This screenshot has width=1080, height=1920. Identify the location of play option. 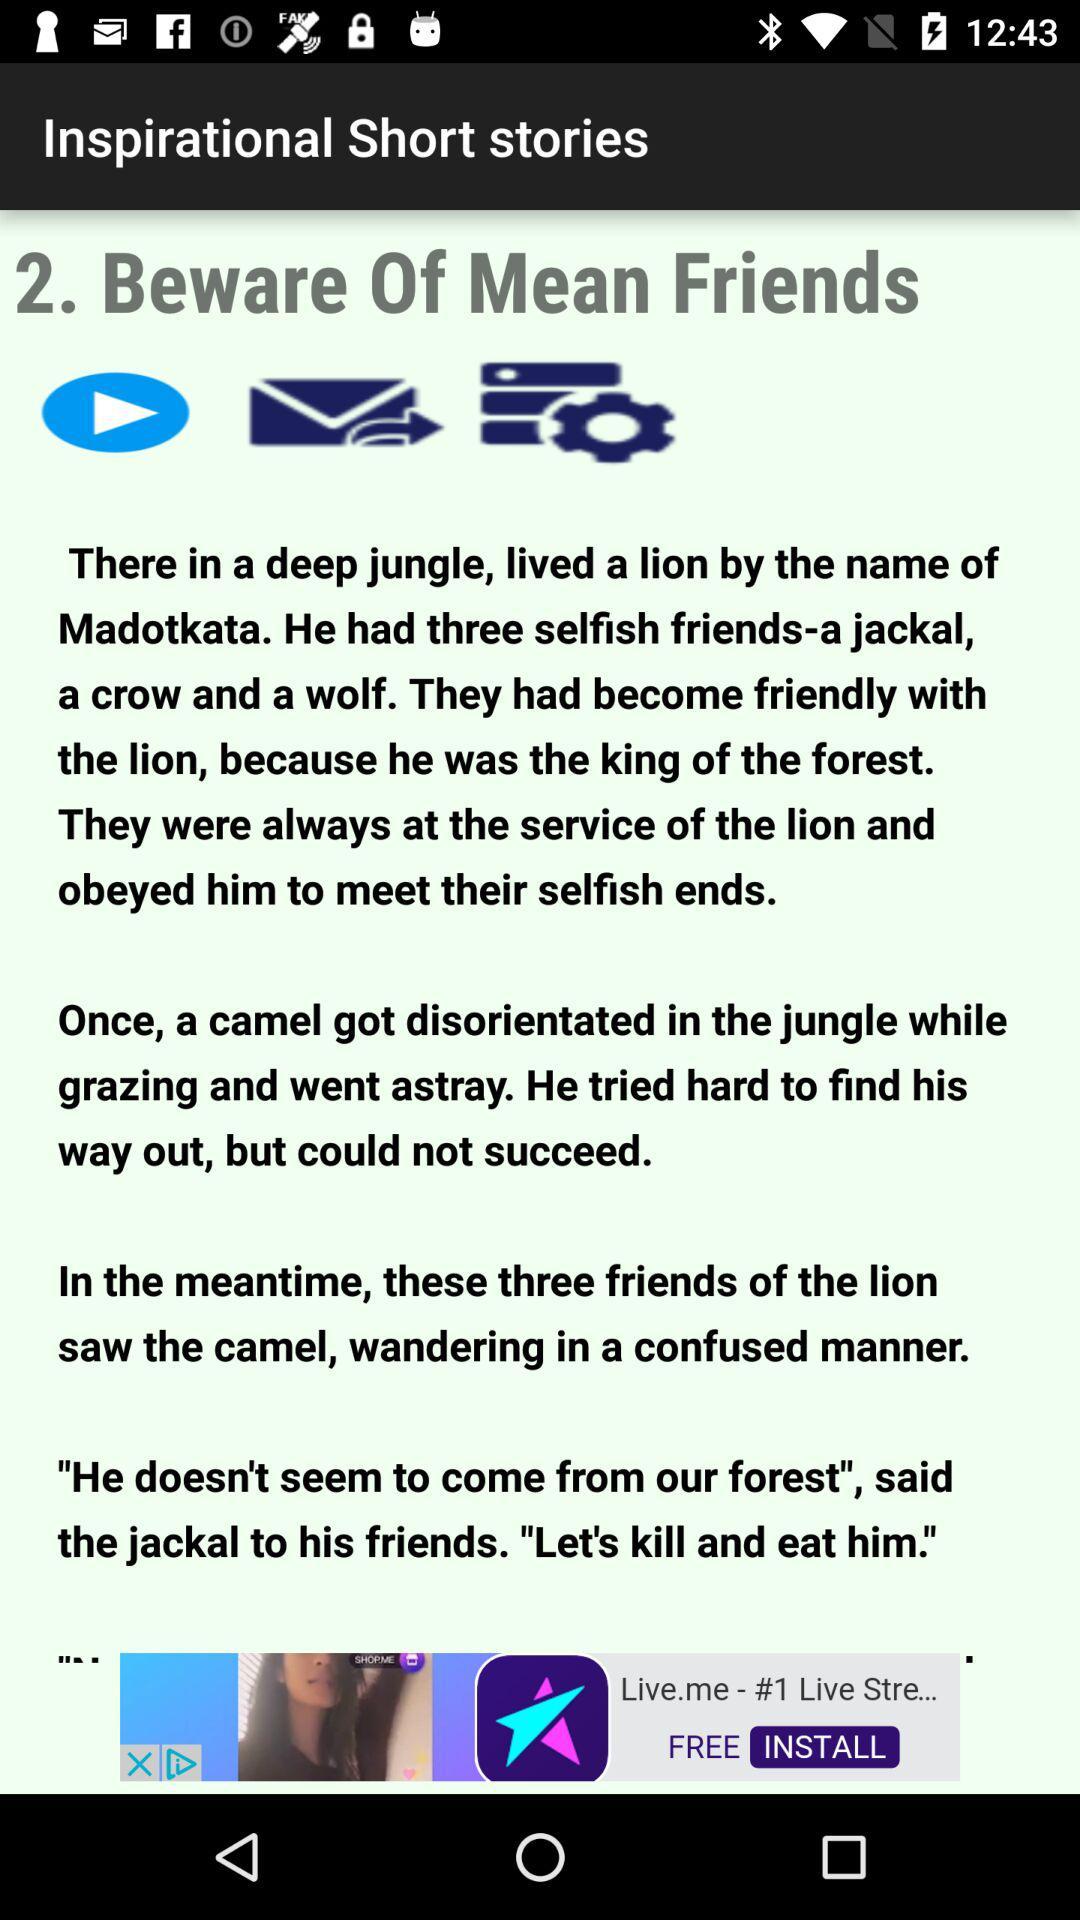
(115, 411).